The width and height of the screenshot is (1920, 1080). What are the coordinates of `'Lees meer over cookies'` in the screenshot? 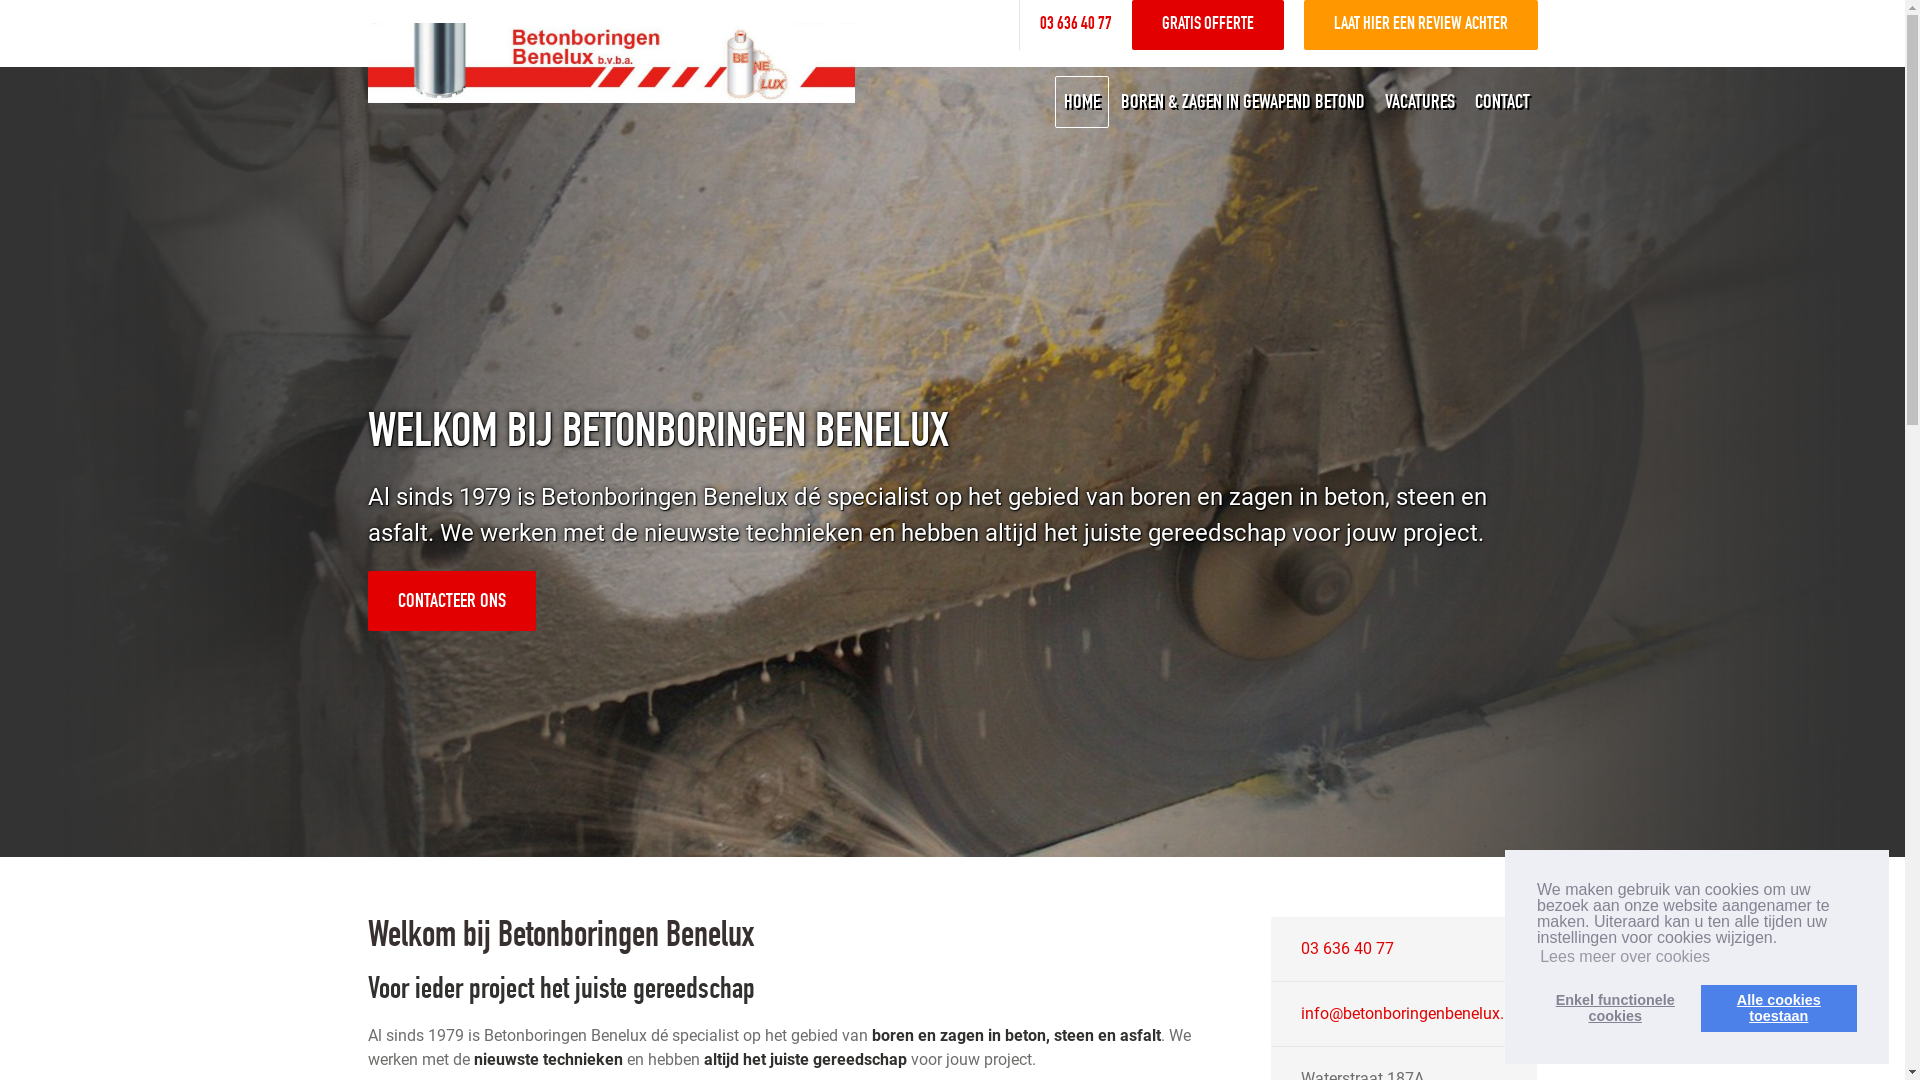 It's located at (1535, 955).